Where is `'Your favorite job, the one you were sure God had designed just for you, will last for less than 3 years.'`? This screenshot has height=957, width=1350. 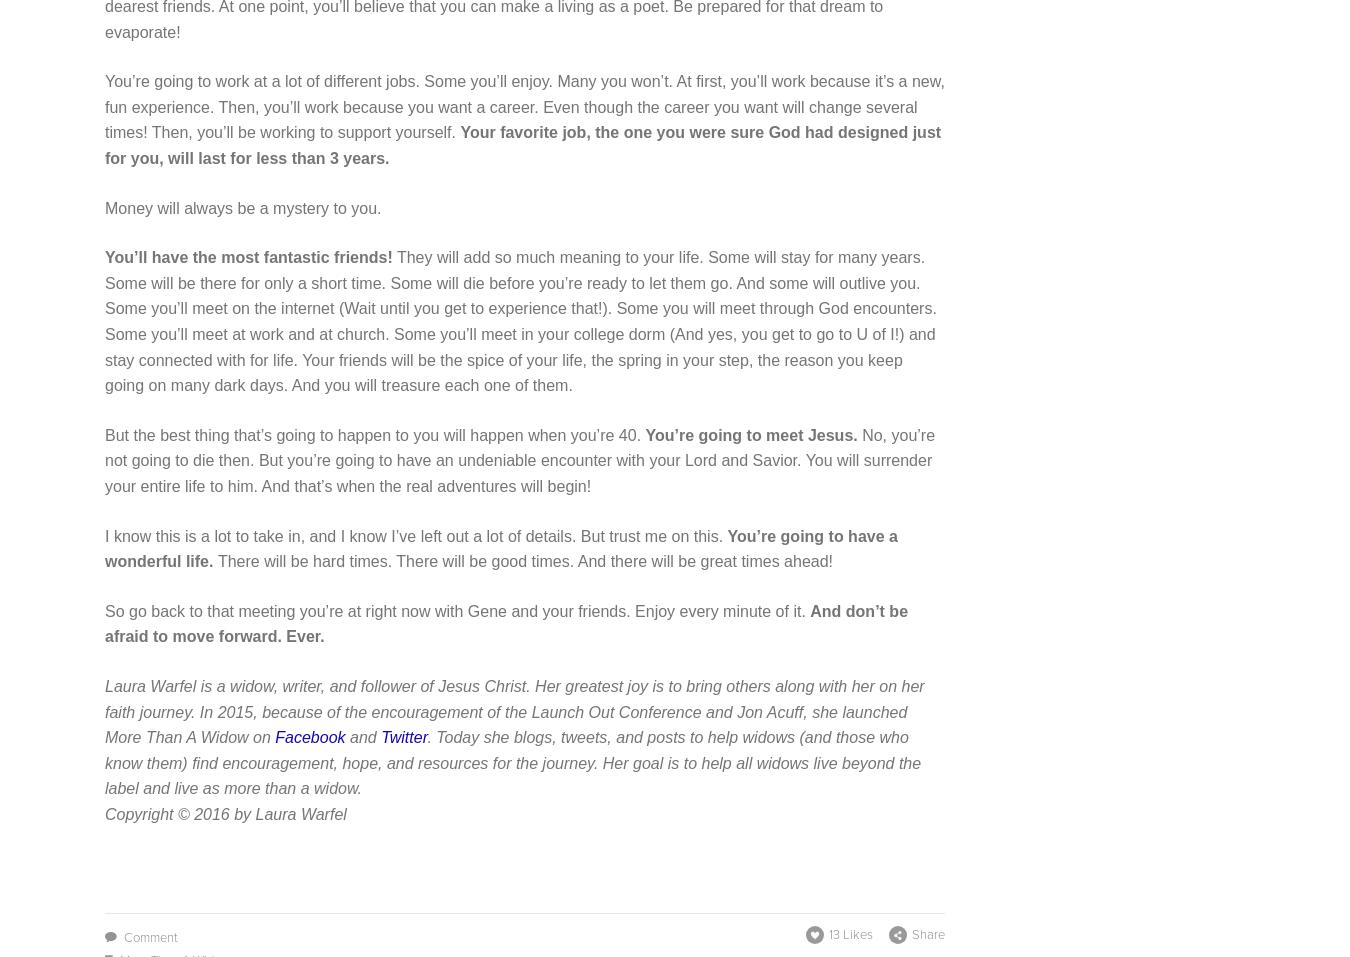 'Your favorite job, the one you were sure God had designed just for you, will last for less than 3 years.' is located at coordinates (521, 145).